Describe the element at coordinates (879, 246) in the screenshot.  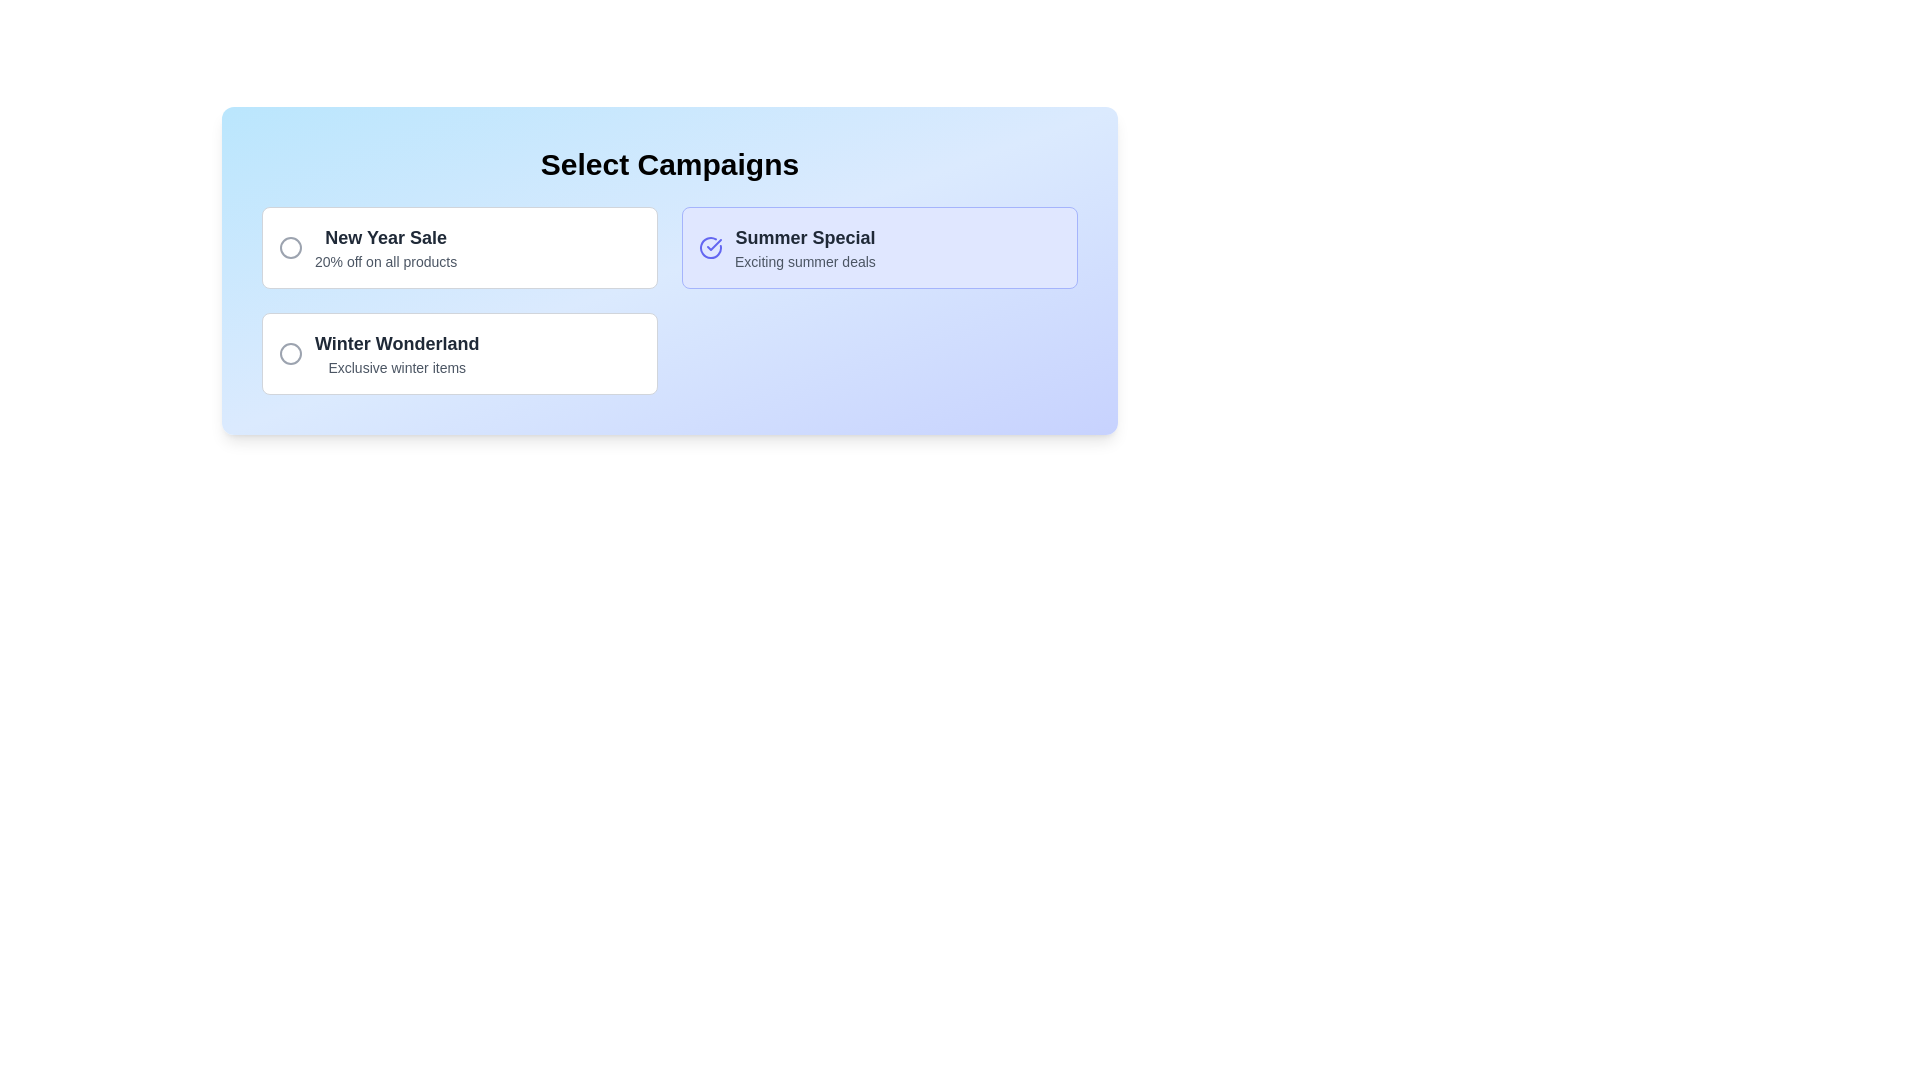
I see `the second card in the grid representing a summer-themed sale` at that location.